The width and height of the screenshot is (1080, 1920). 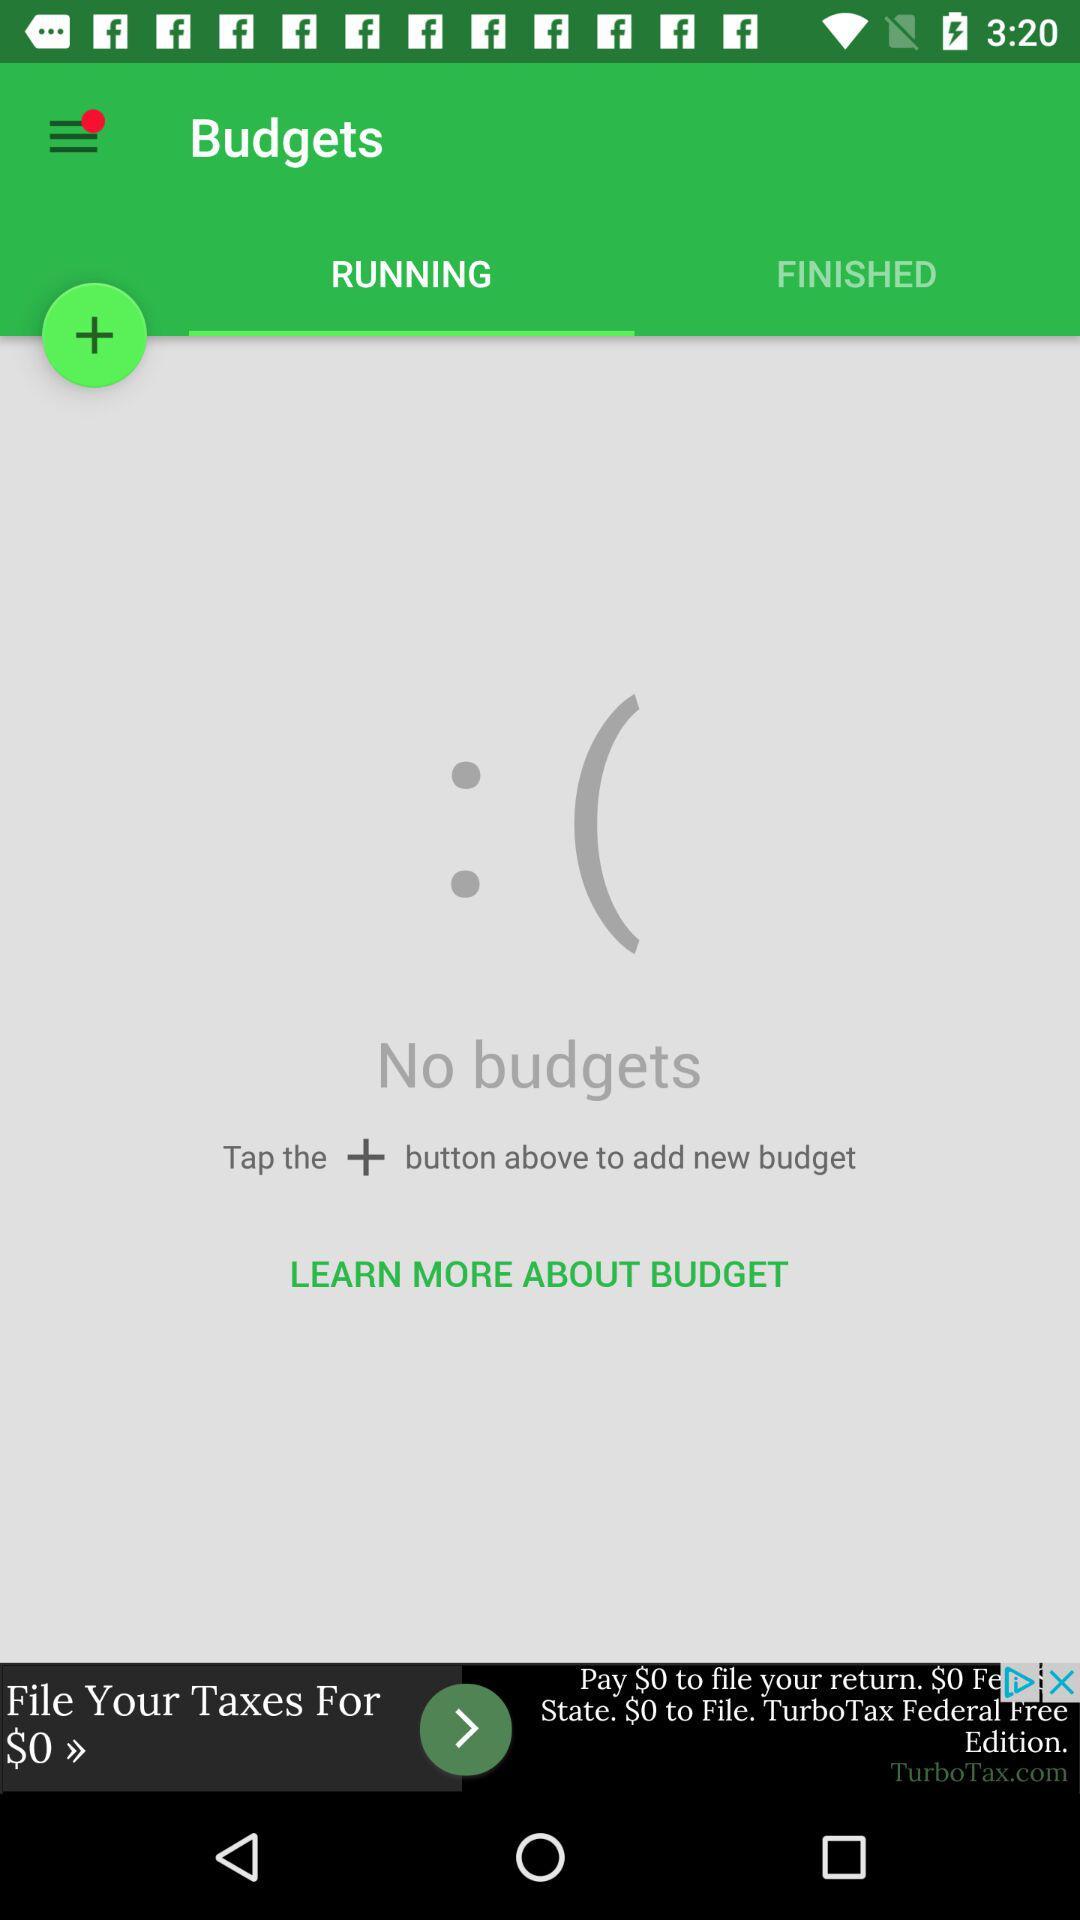 I want to click on menu, so click(x=72, y=135).